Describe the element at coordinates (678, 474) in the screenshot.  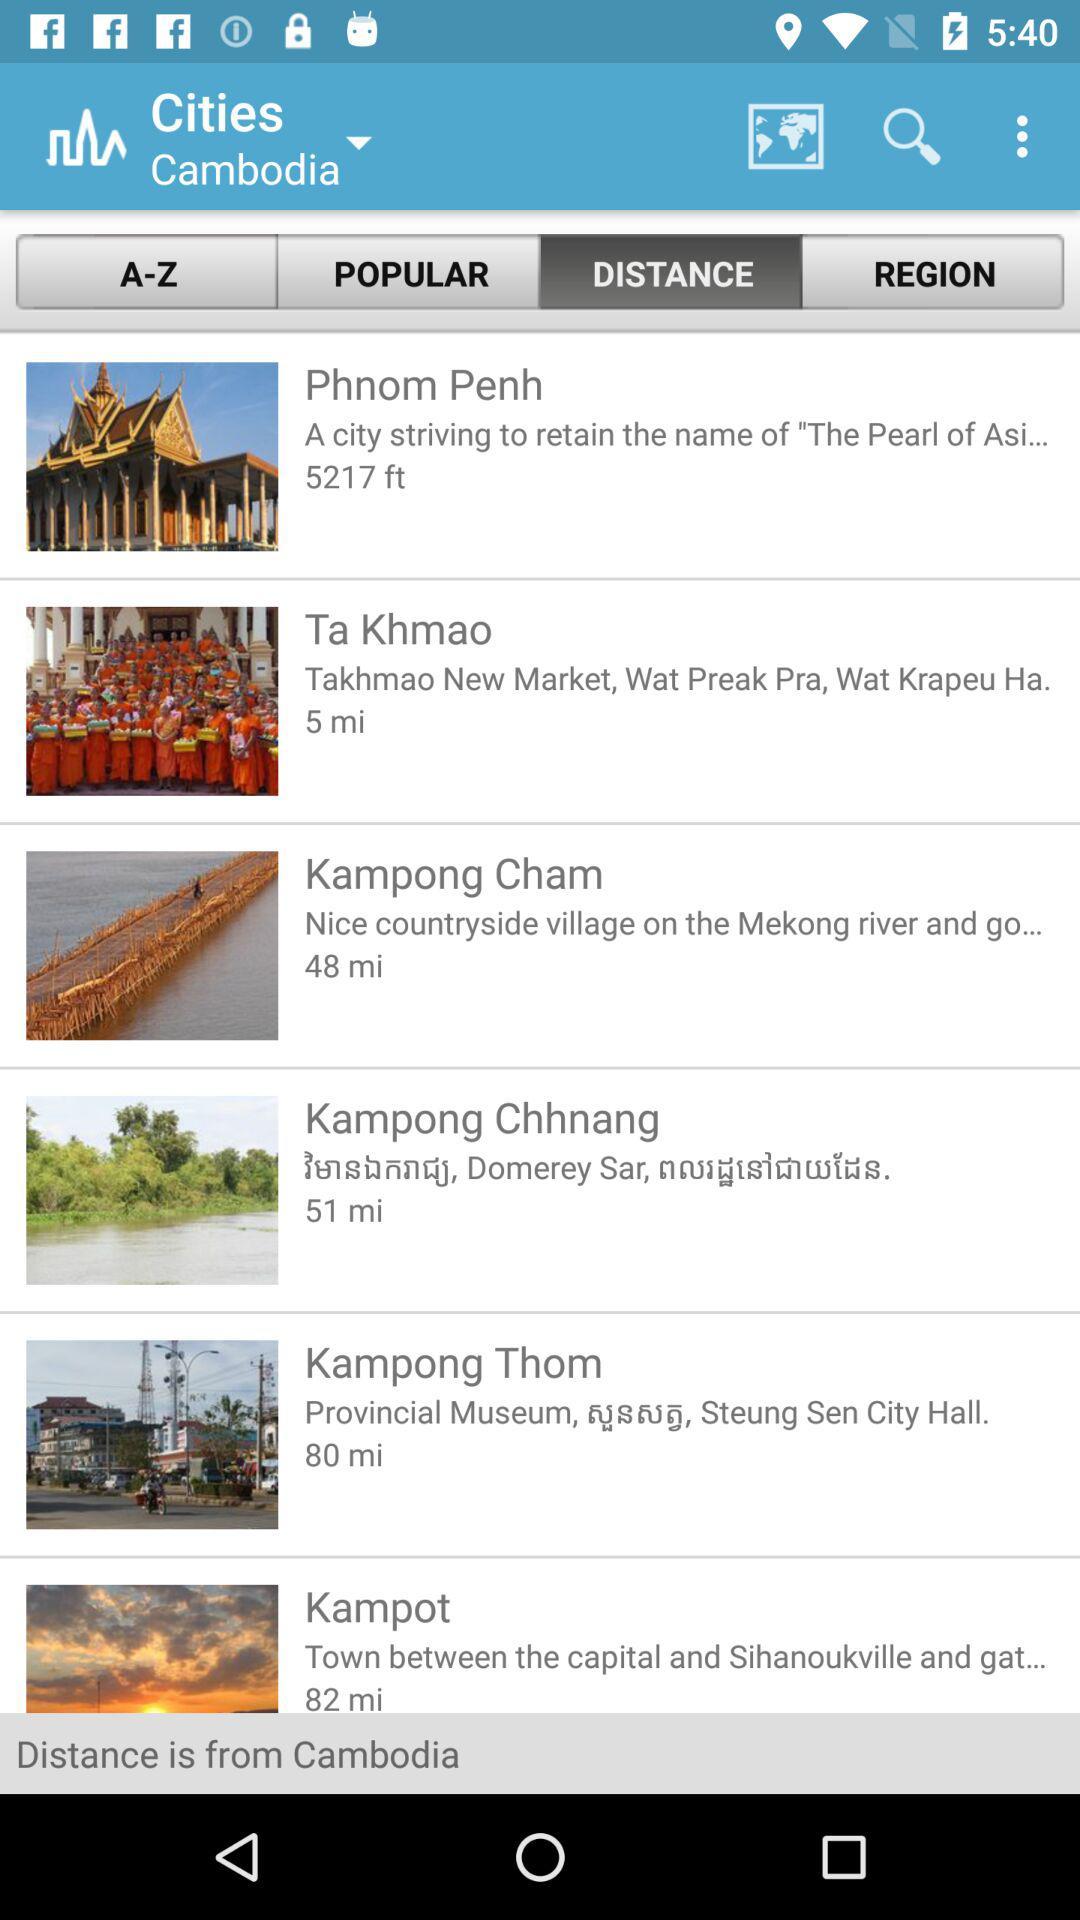
I see `the 5217 ft` at that location.